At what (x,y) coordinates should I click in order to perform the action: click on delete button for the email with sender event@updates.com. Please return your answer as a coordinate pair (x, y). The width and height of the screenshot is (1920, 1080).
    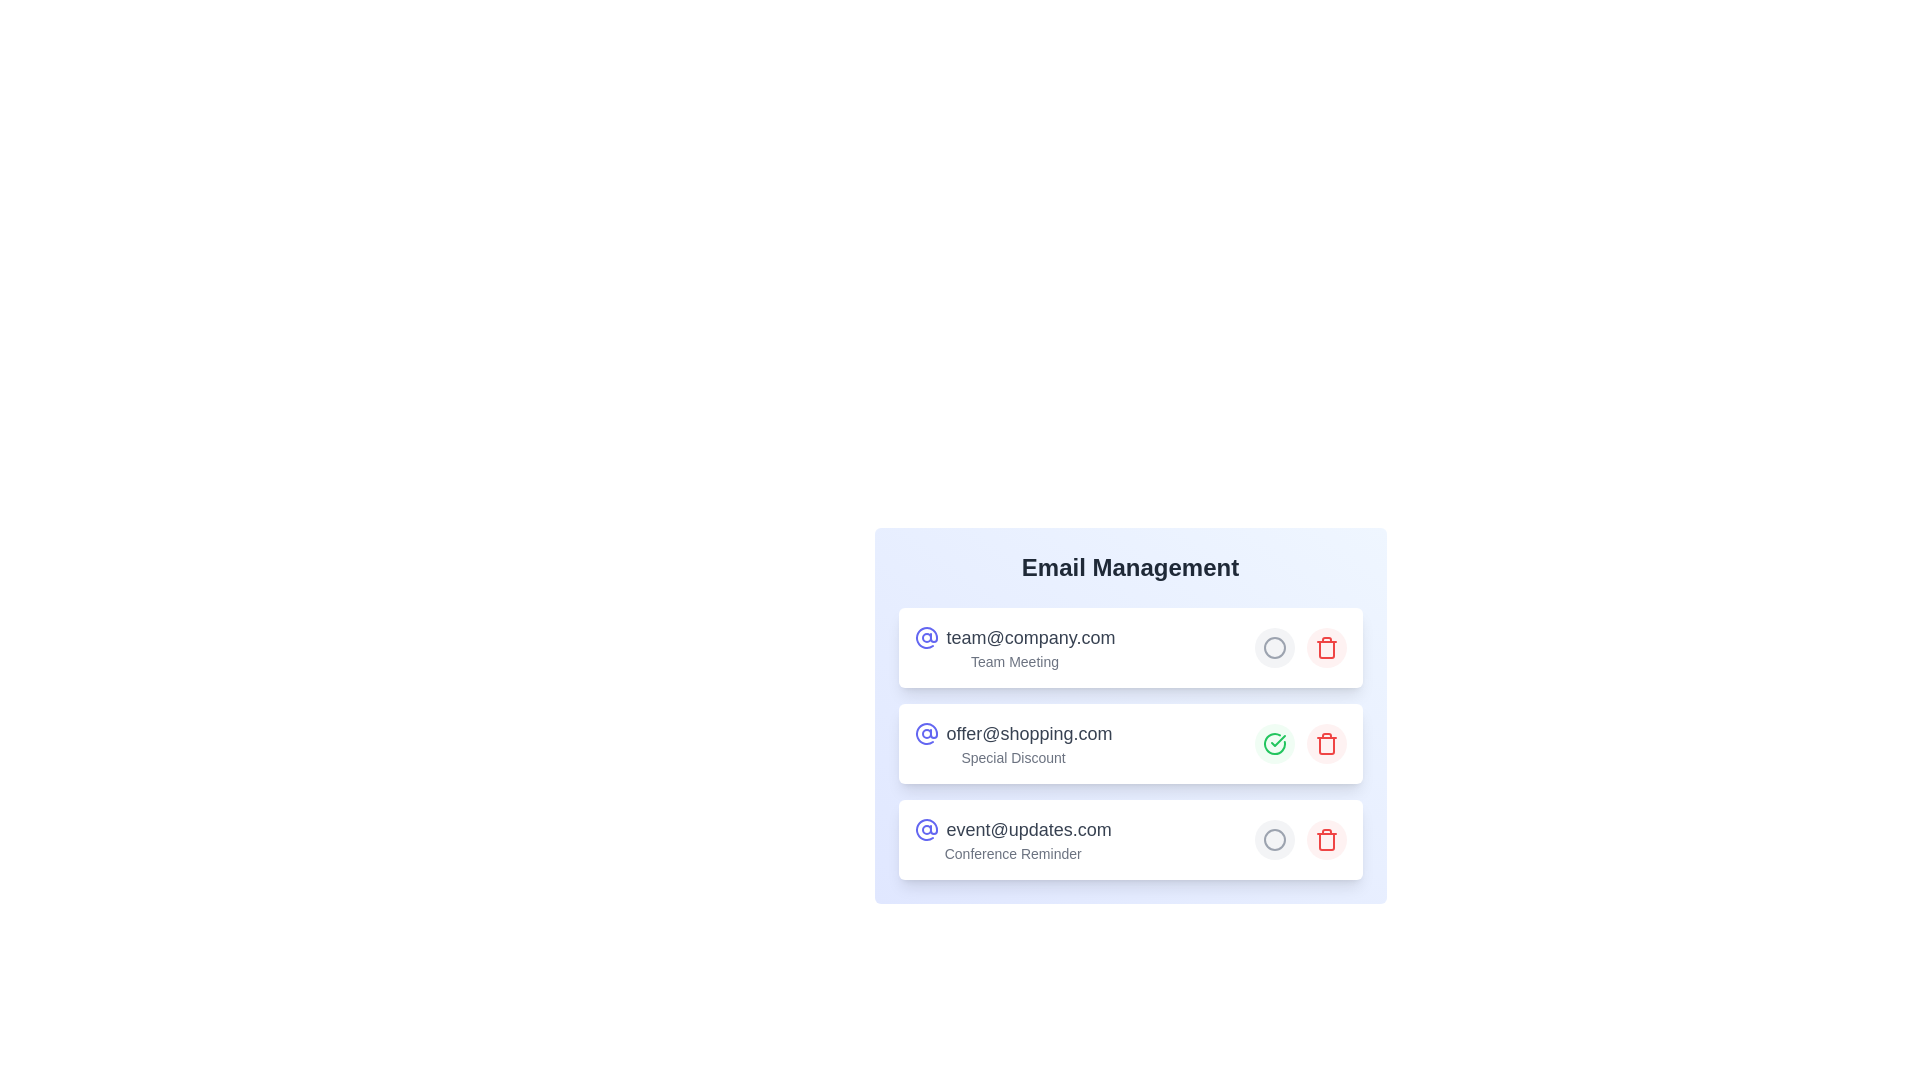
    Looking at the image, I should click on (1326, 840).